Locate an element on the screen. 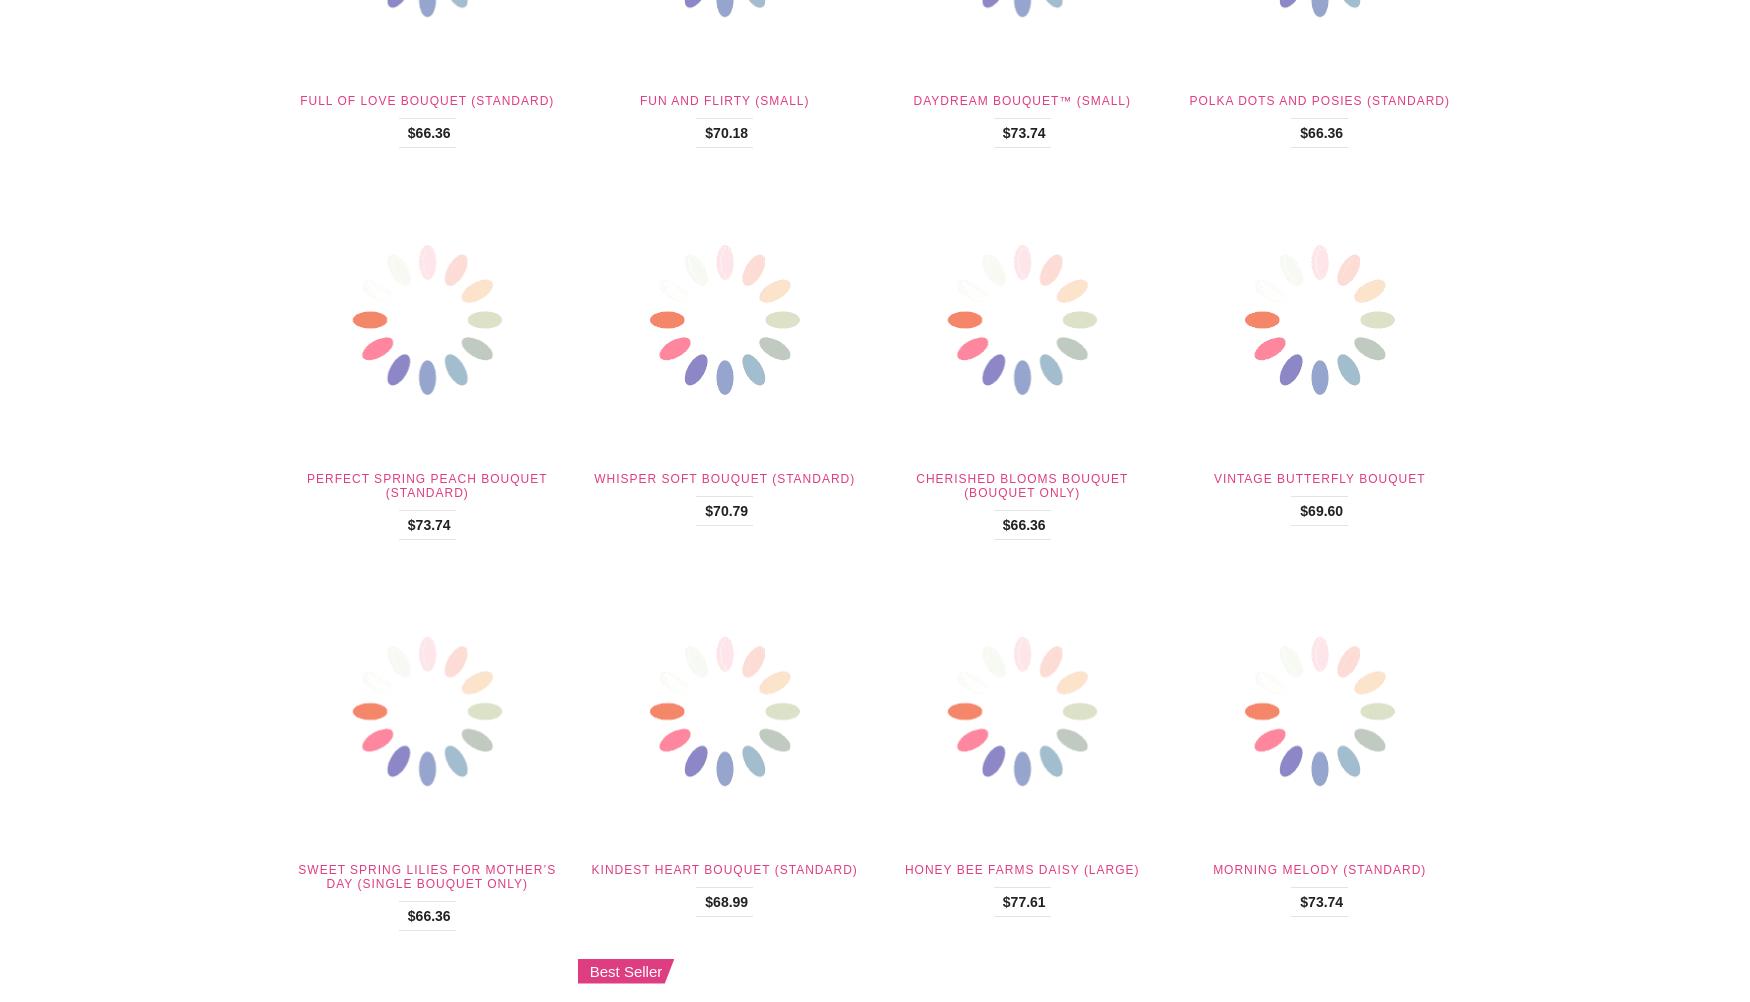 The height and width of the screenshot is (1002, 1750). 'Morning Melody (Standard)' is located at coordinates (1319, 870).